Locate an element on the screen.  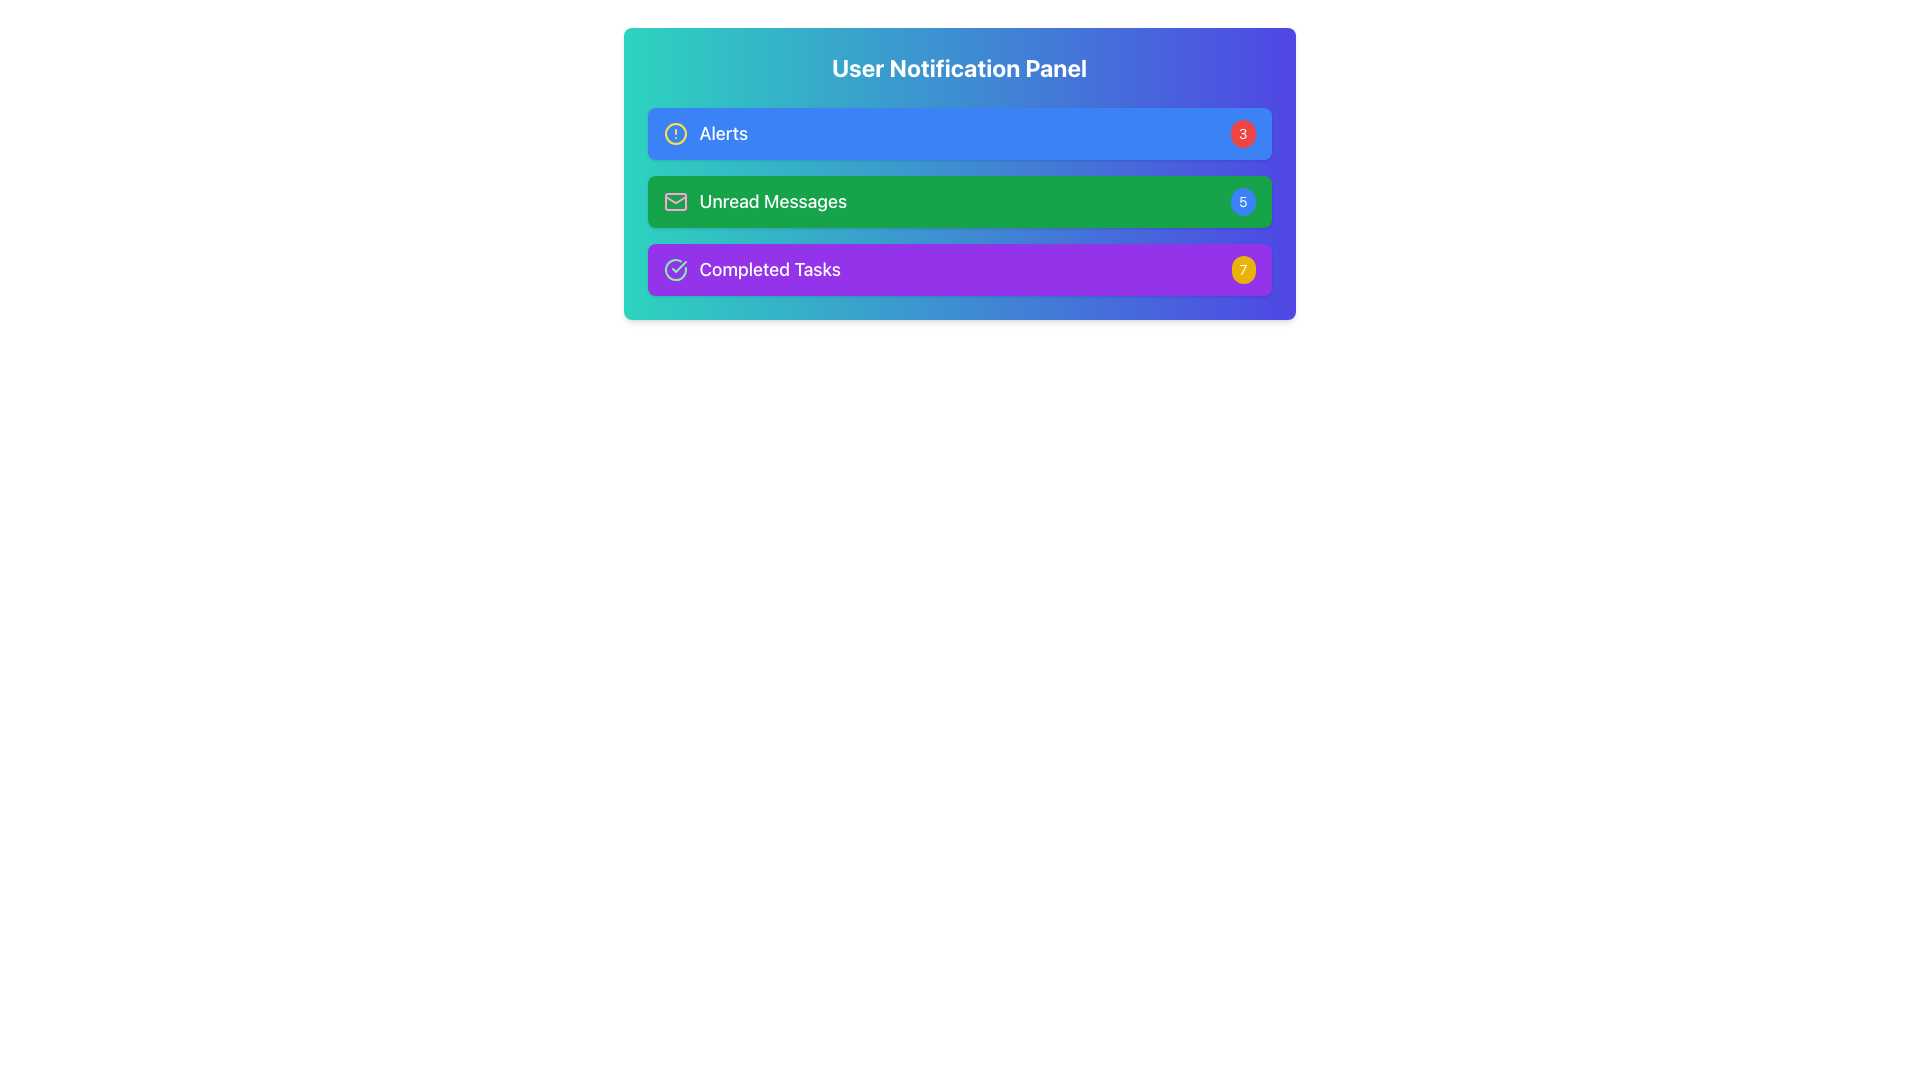
the Notification Item labeled 'Unread Messages' with a green background, located in the User Notification Panel, for interaction is located at coordinates (958, 201).